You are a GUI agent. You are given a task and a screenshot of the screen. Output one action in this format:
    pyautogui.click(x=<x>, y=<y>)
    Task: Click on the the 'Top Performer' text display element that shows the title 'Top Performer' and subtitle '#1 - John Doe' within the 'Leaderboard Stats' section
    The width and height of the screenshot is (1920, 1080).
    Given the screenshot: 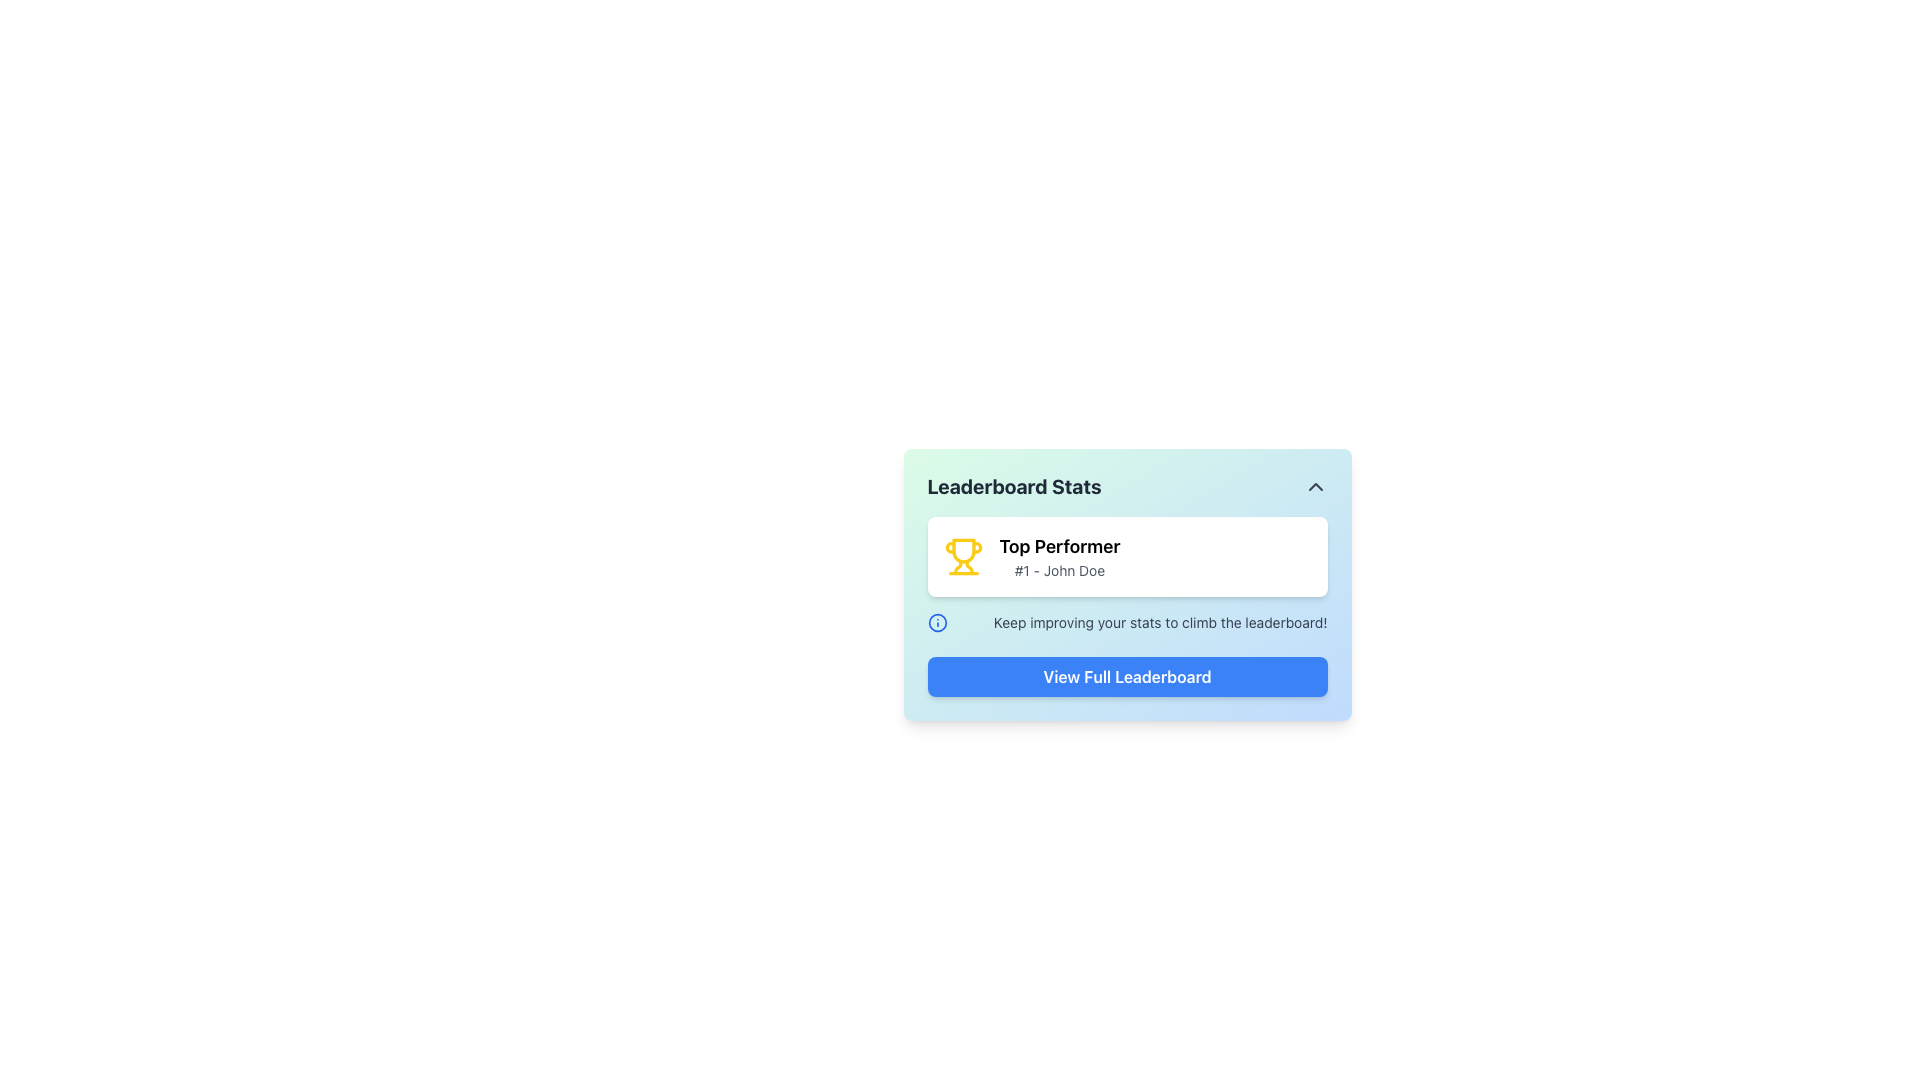 What is the action you would take?
    pyautogui.click(x=1059, y=556)
    